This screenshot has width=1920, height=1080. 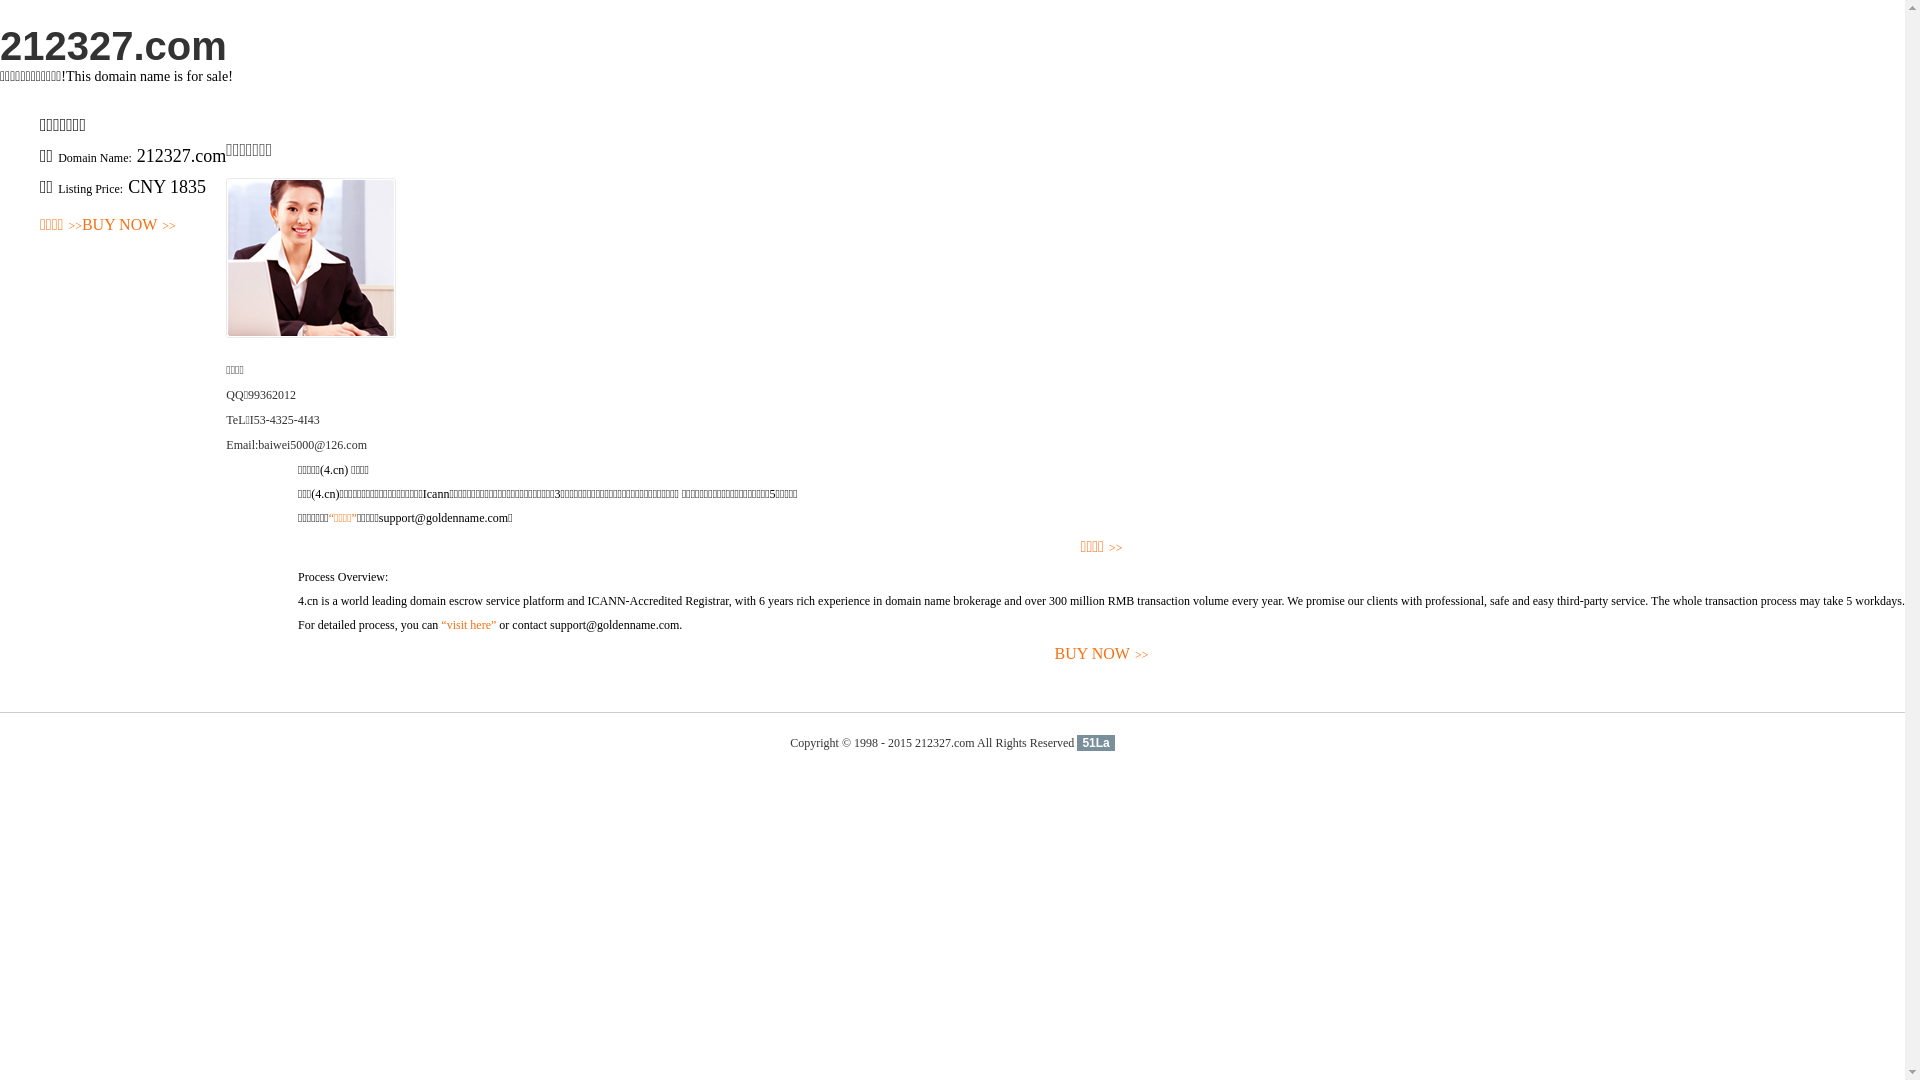 What do you see at coordinates (1100, 654) in the screenshot?
I see `'BUY NOW>>'` at bounding box center [1100, 654].